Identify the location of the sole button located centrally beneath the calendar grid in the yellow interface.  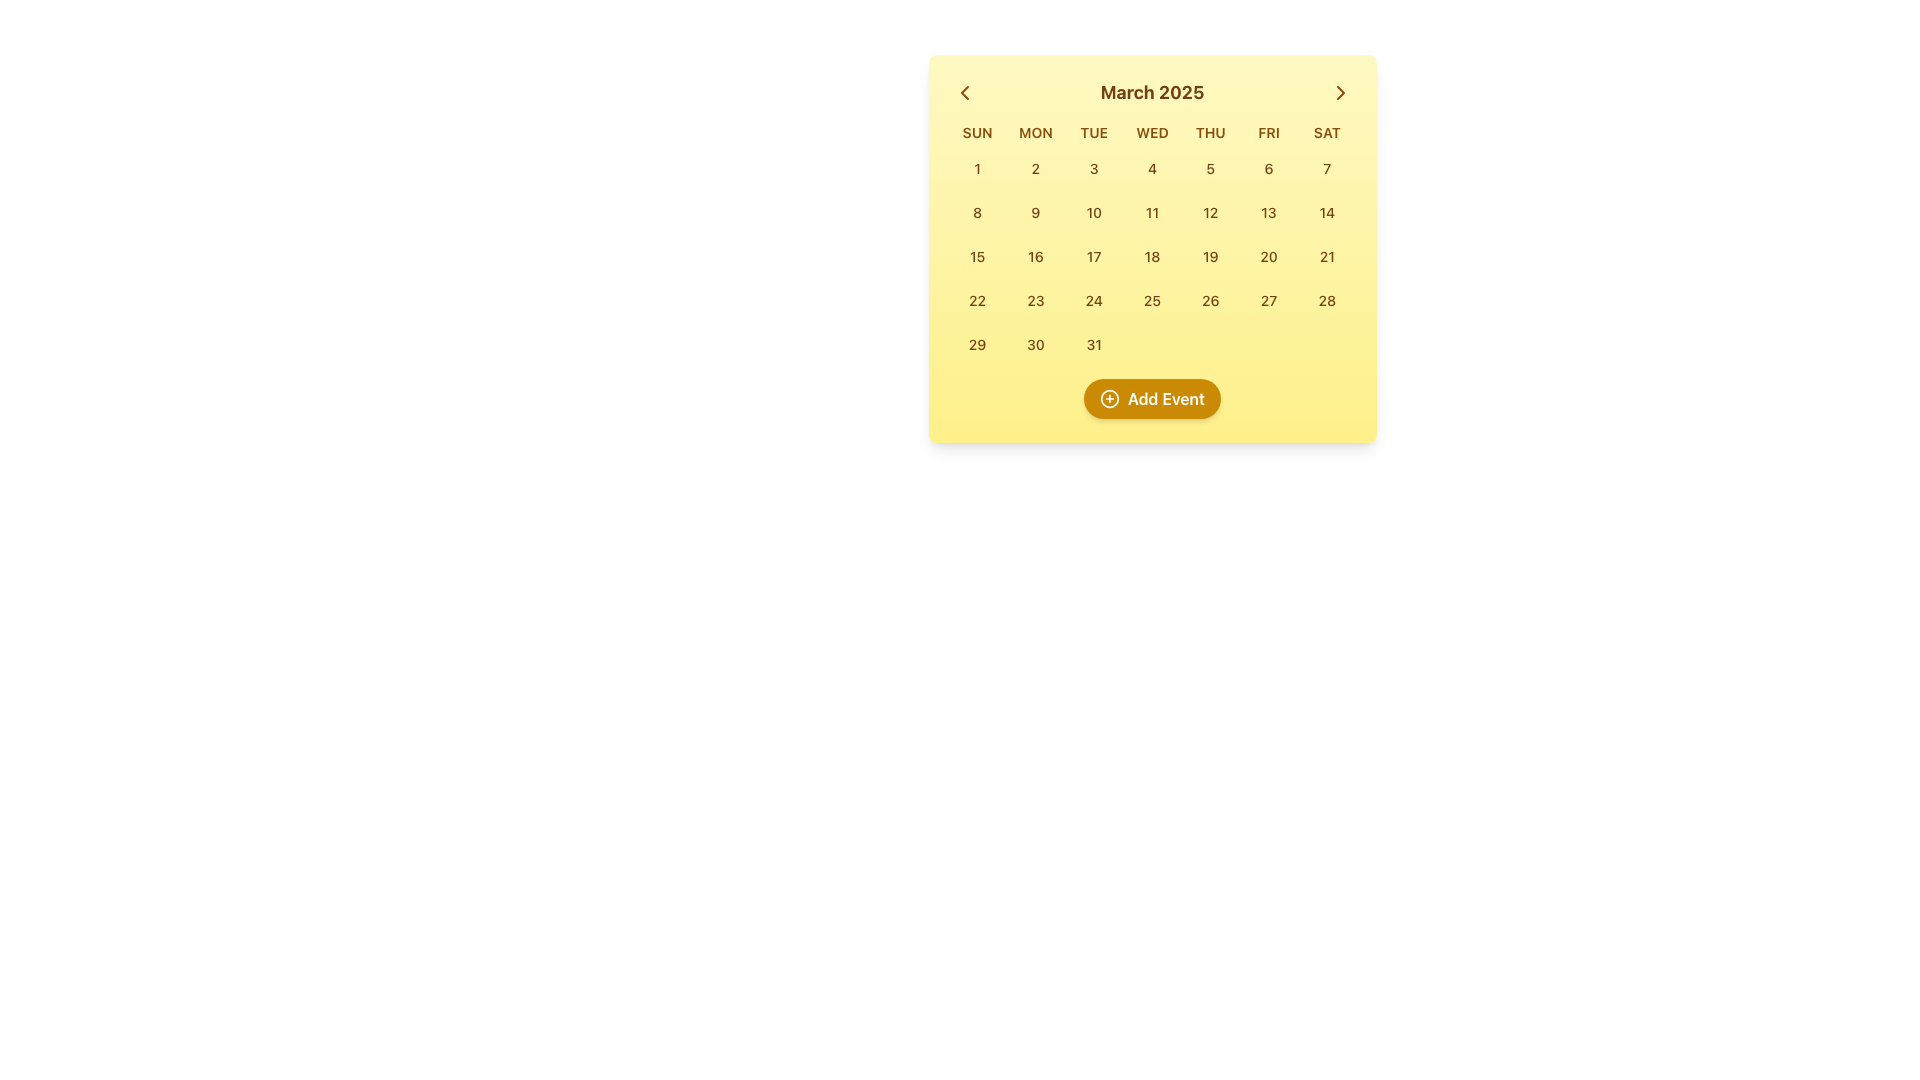
(1152, 398).